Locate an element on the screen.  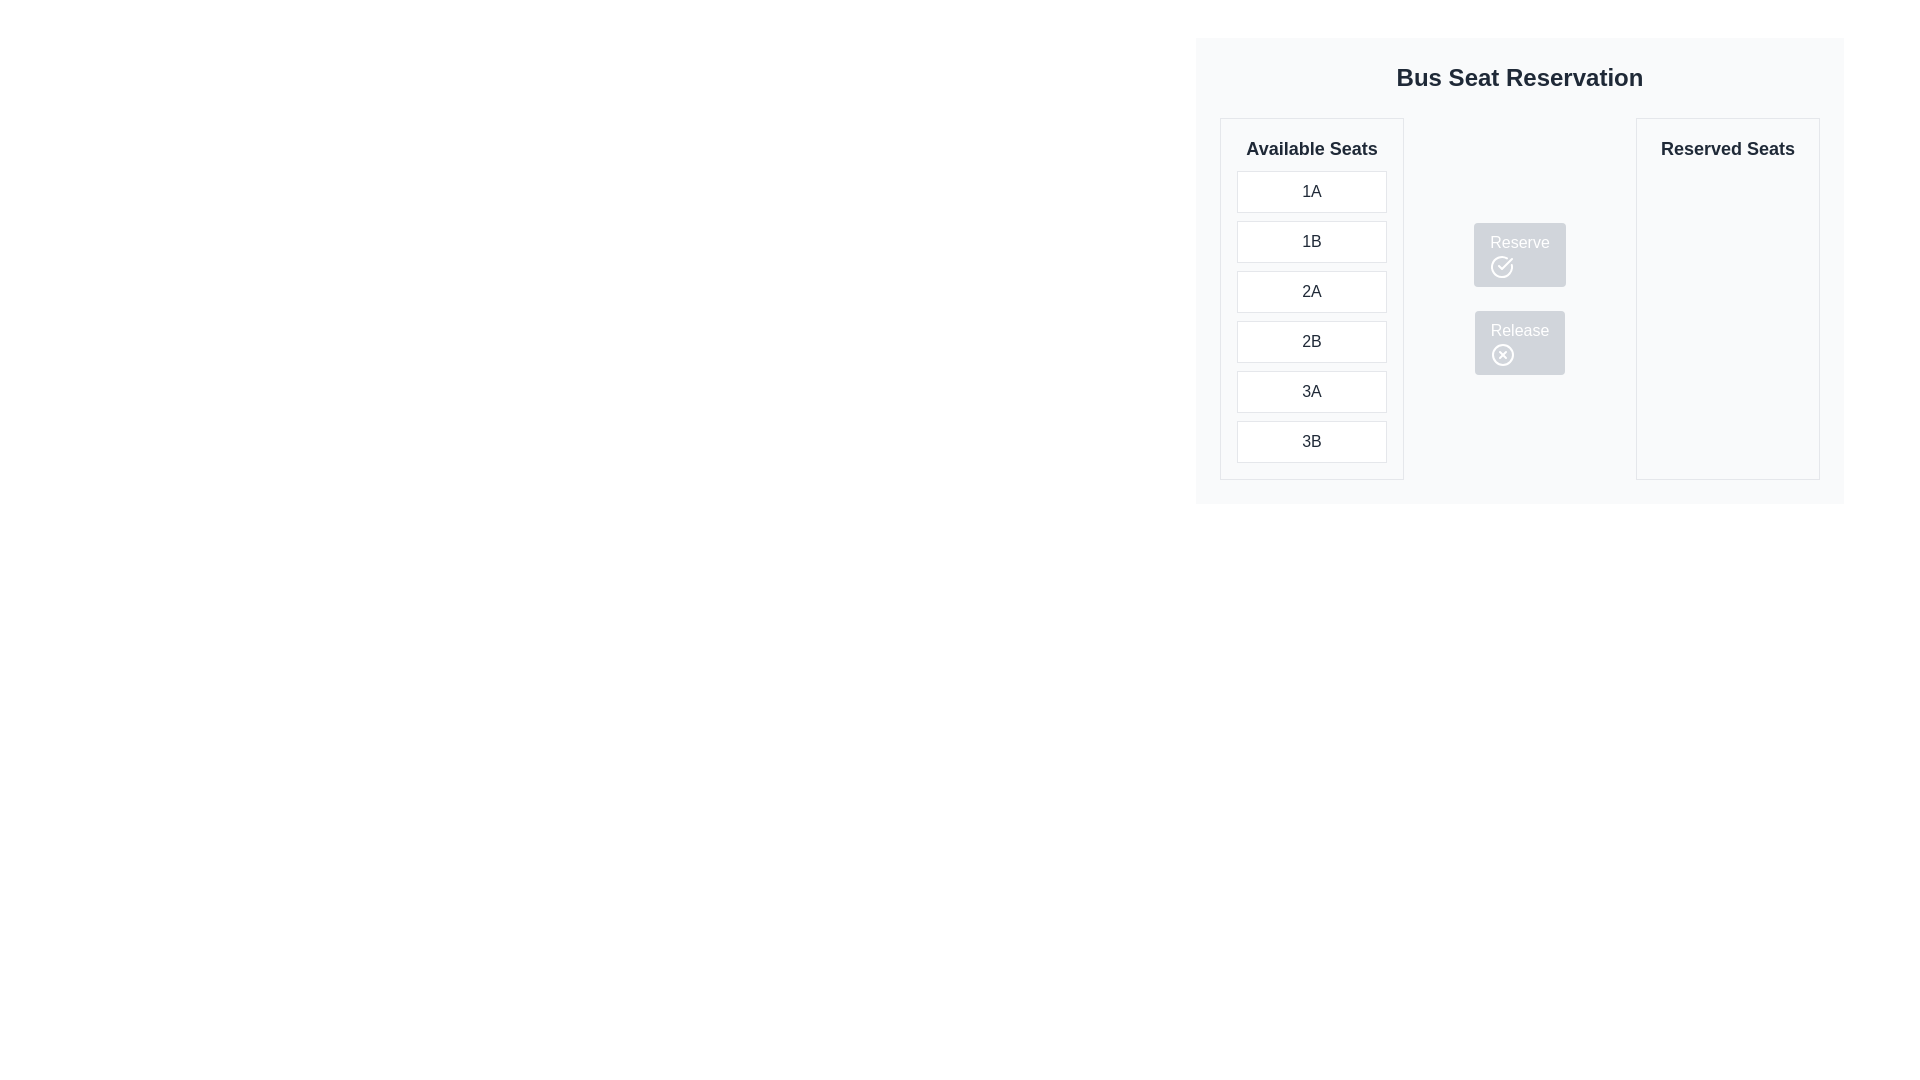
the button labeled '2B', which is a rectangular button with a white background and black text, positioned in the 'Available Seats' section below '2A' and above '3A' is located at coordinates (1311, 341).